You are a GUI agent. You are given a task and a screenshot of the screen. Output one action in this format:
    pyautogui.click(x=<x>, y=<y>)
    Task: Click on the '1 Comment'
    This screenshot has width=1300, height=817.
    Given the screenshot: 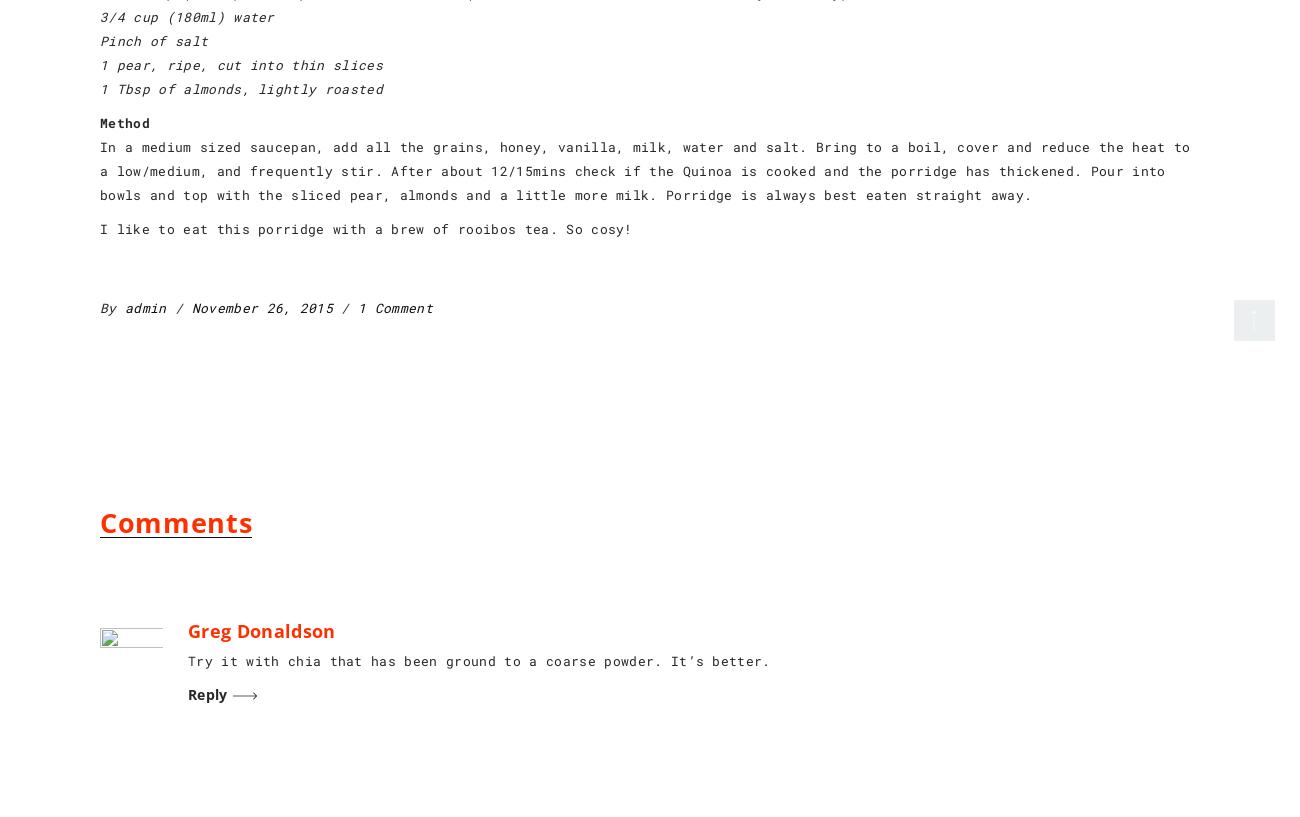 What is the action you would take?
    pyautogui.click(x=395, y=307)
    